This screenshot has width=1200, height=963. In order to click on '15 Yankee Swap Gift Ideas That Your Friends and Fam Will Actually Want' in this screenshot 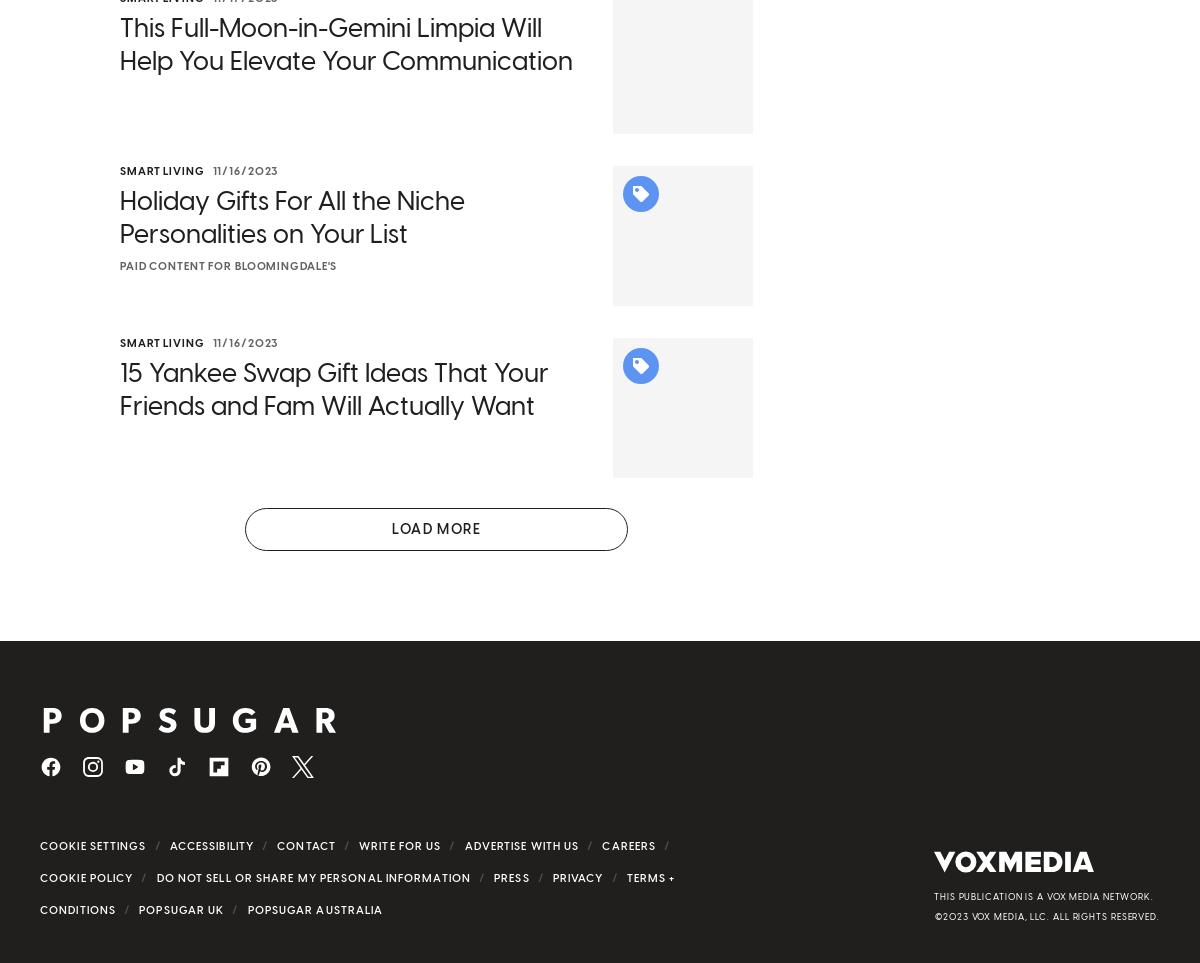, I will do `click(333, 416)`.